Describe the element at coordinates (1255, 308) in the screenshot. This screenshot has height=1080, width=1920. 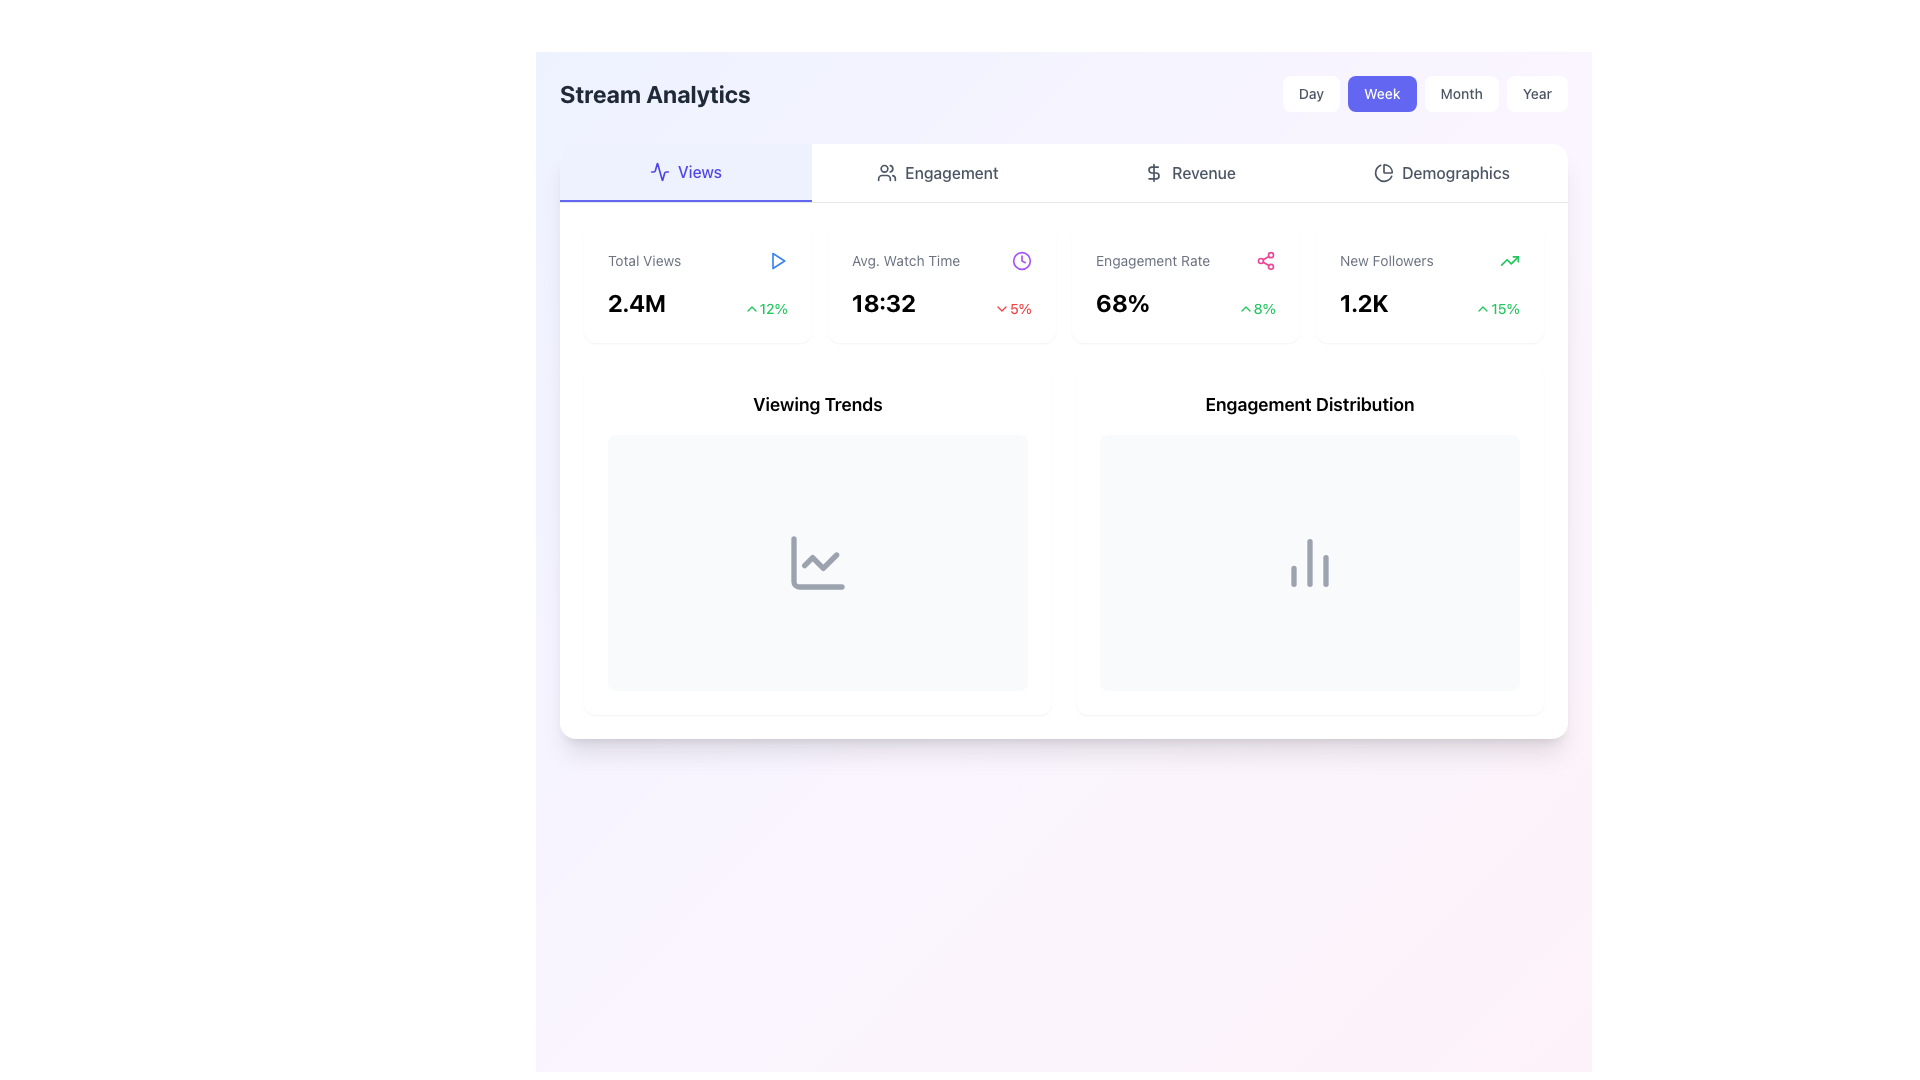
I see `information displayed on the label with the icon that indicates the percentage increase in engagement rate, located in the Engagement Rate card below the '68%' text` at that location.